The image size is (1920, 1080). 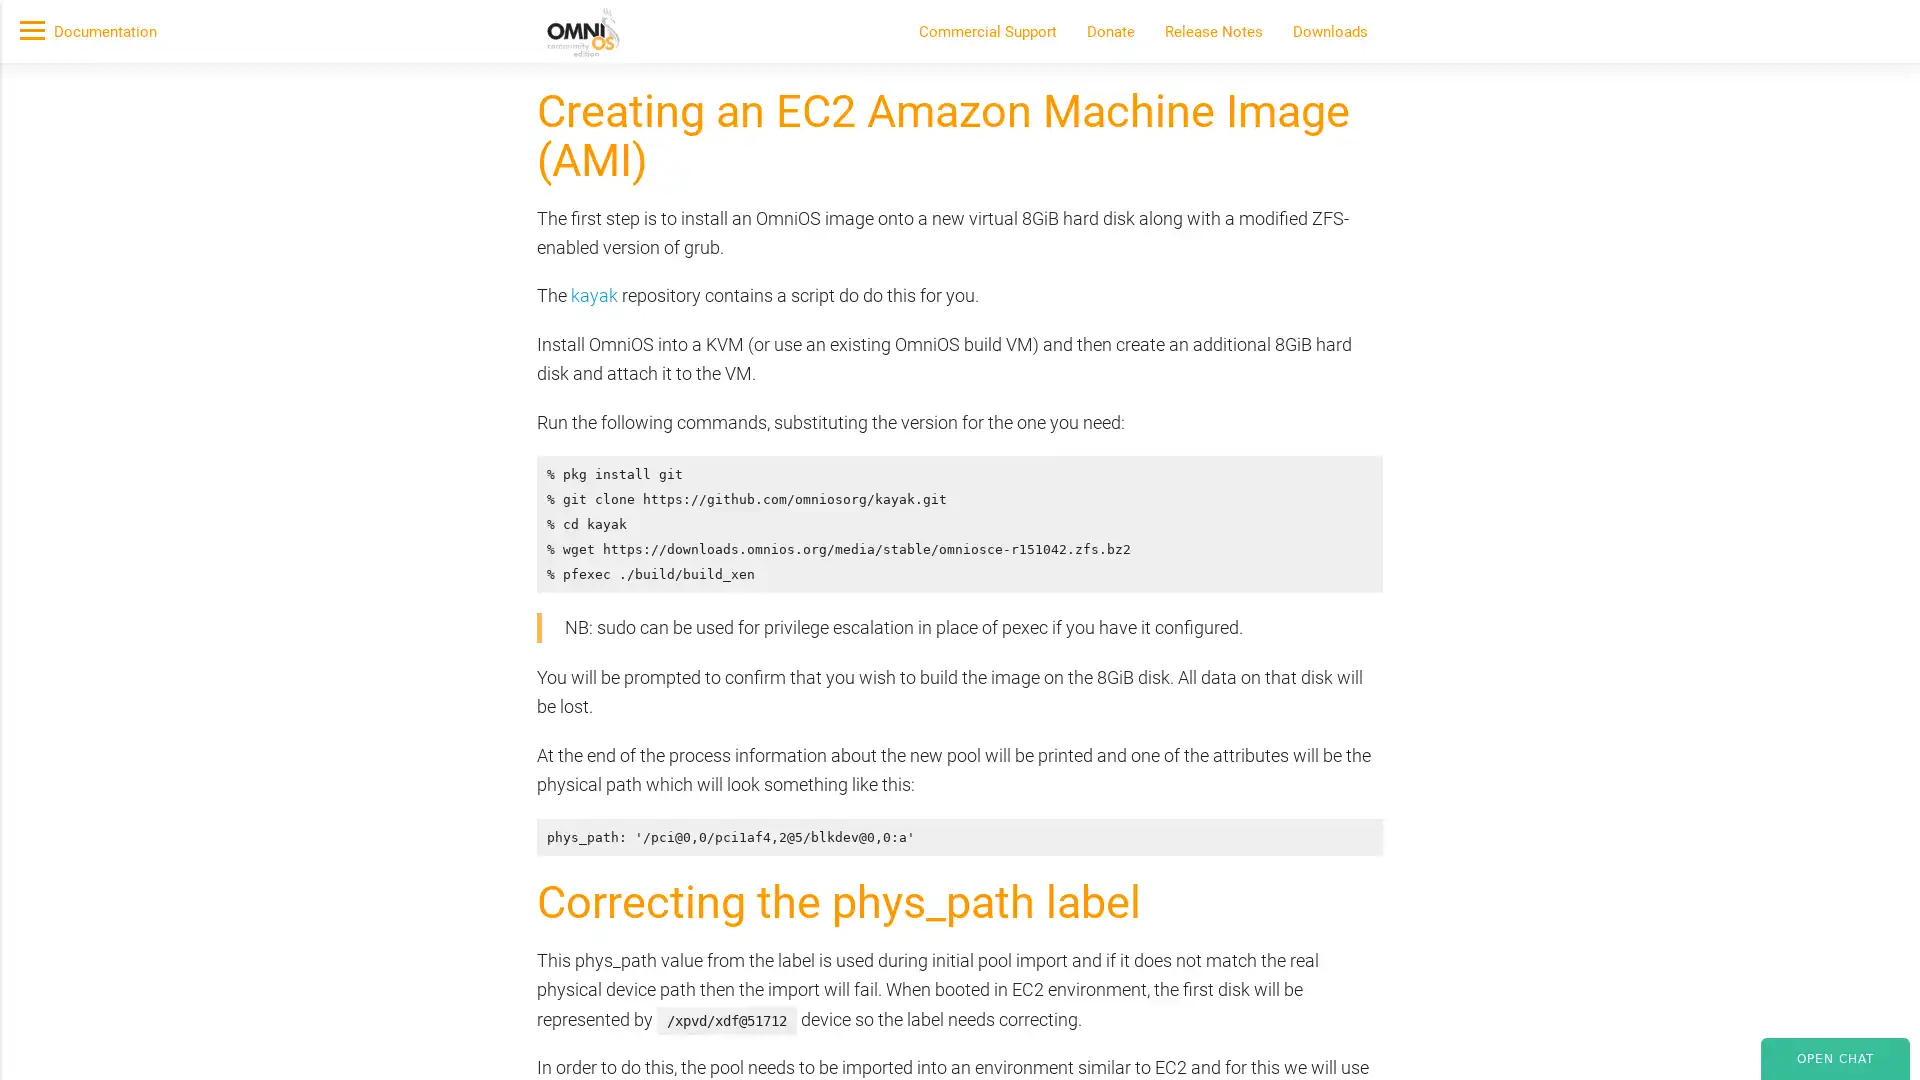 What do you see at coordinates (549, 226) in the screenshot?
I see `SUBSCRIBE NOW!` at bounding box center [549, 226].